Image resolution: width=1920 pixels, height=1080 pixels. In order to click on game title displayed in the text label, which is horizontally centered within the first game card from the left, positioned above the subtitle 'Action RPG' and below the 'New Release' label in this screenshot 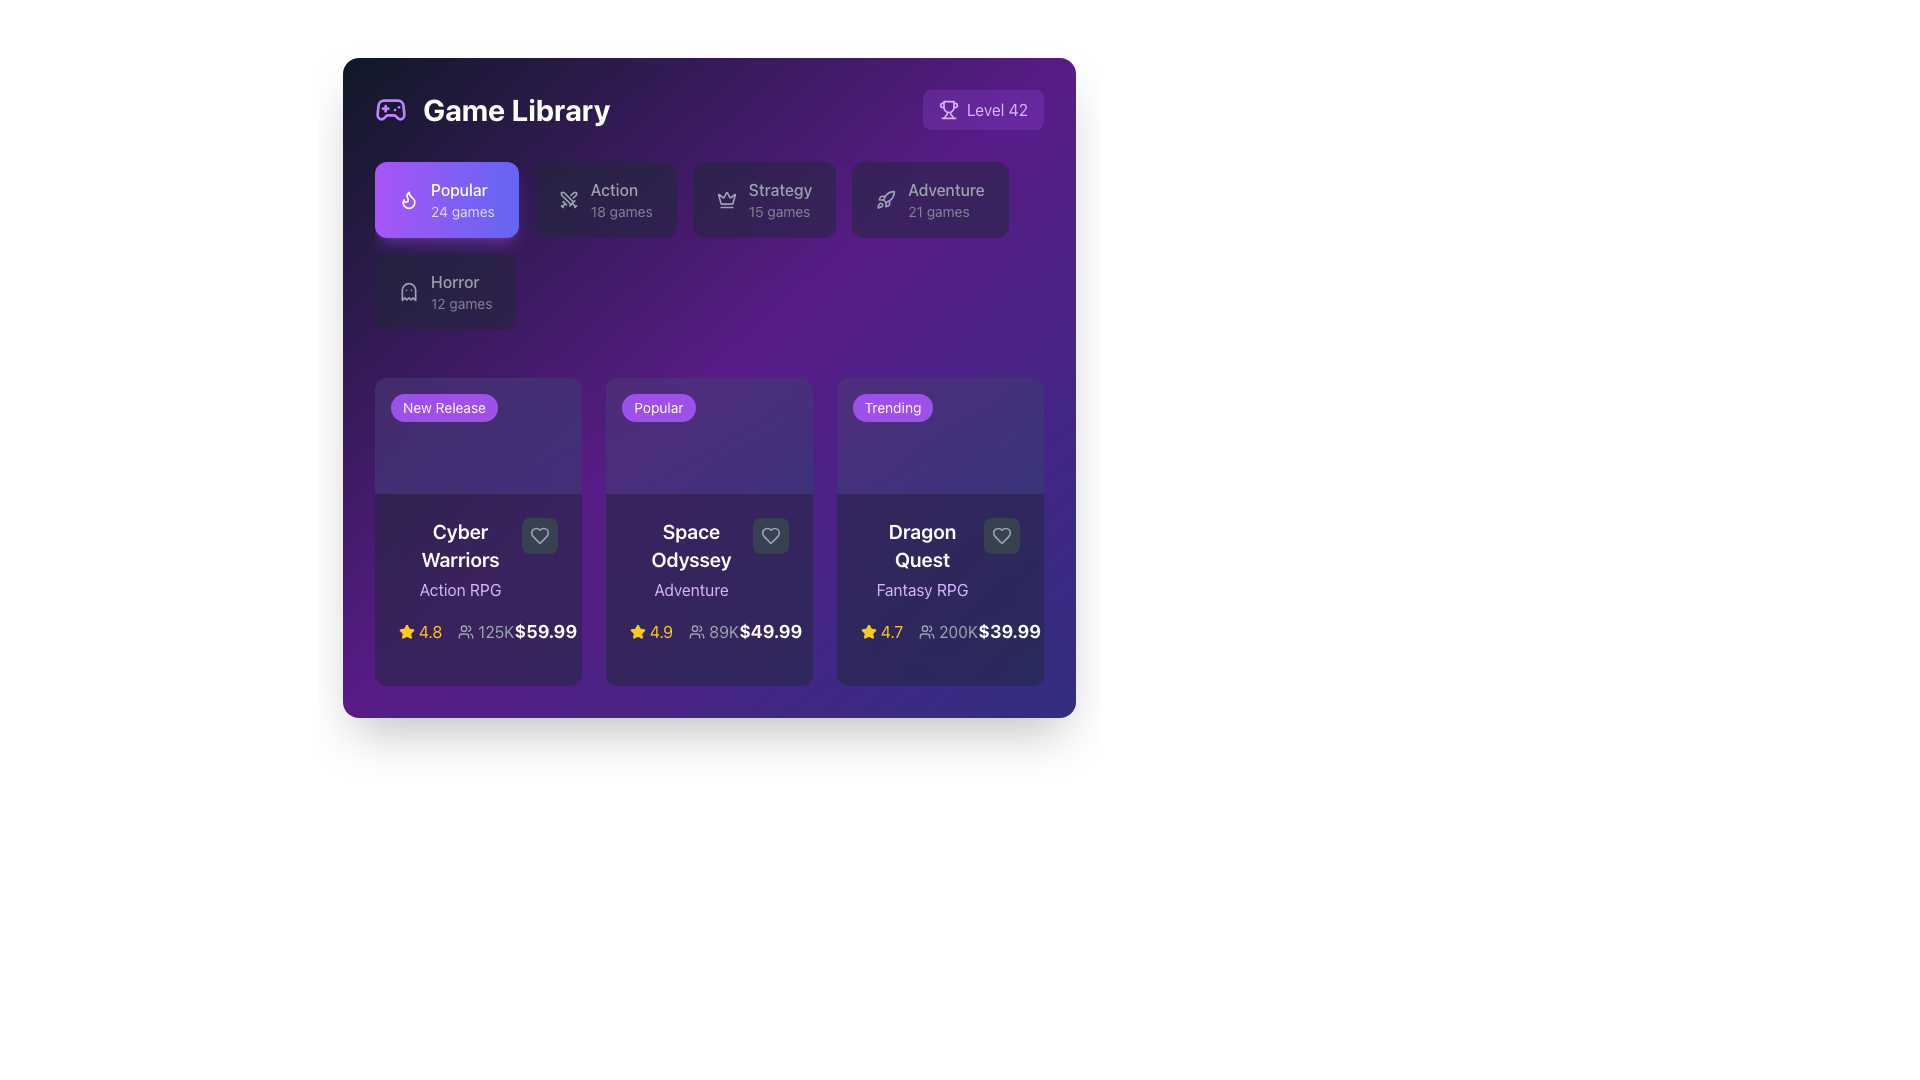, I will do `click(459, 546)`.